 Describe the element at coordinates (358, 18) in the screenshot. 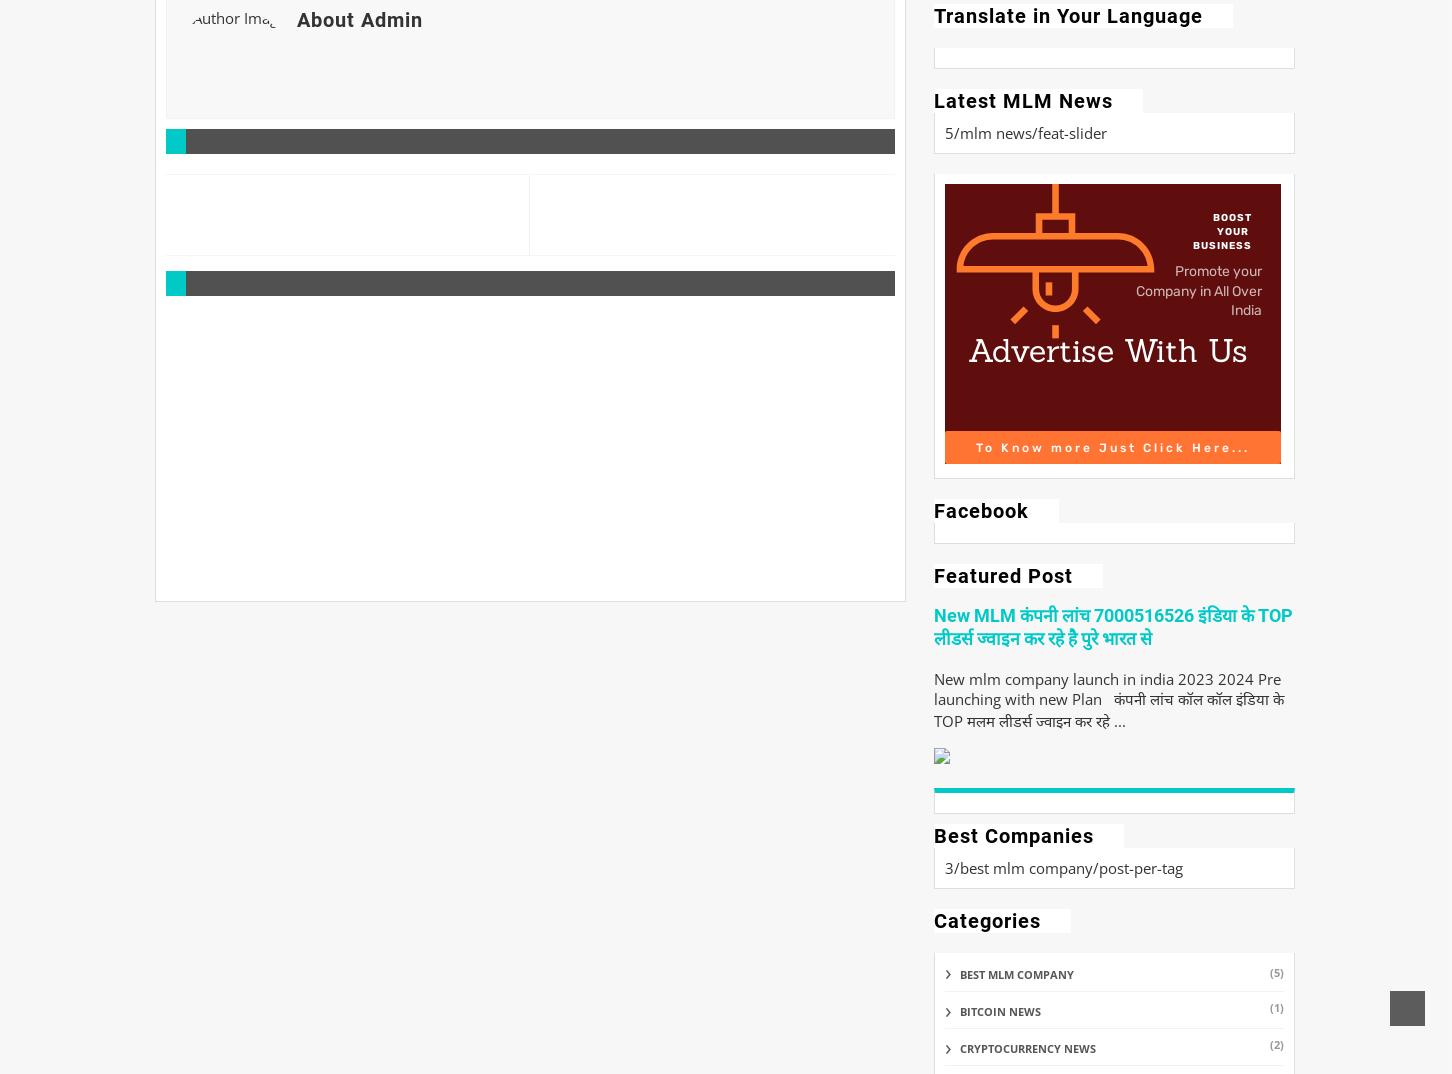

I see `'About Admin'` at that location.